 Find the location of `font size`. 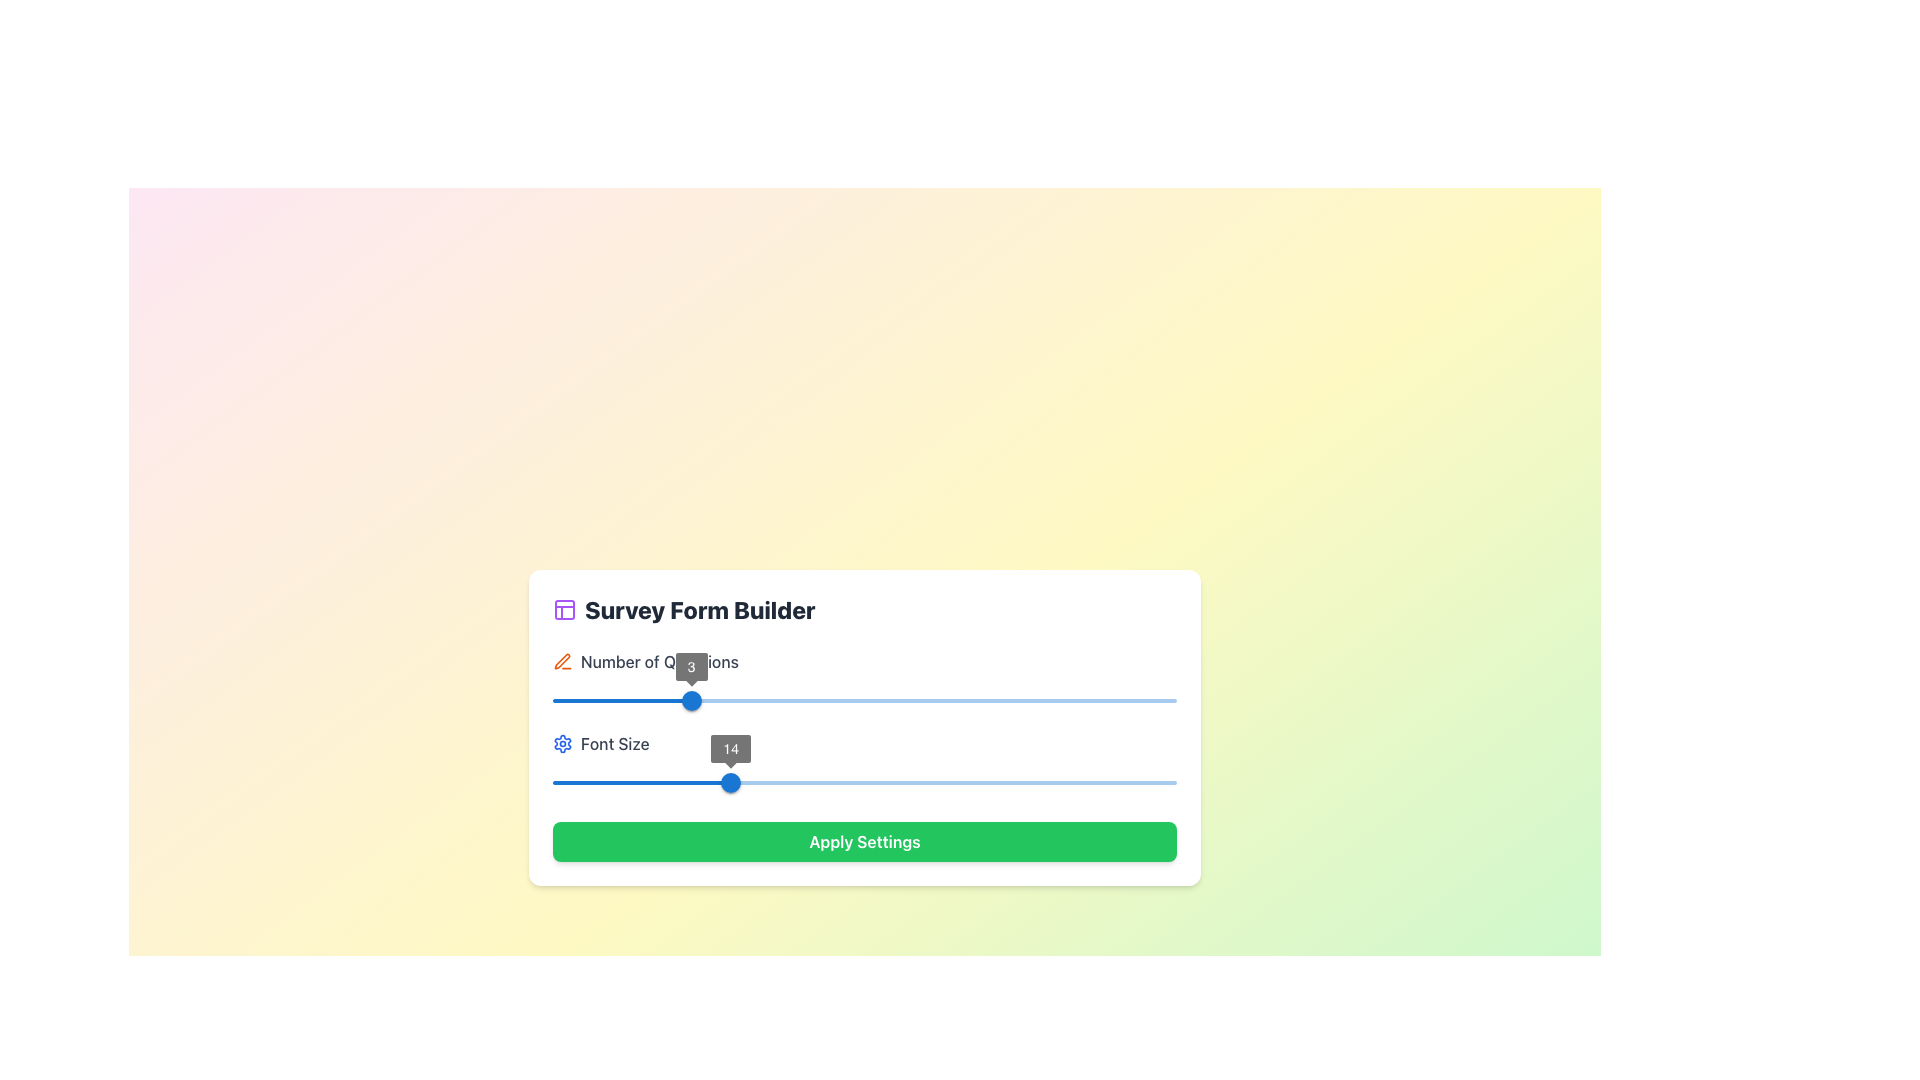

font size is located at coordinates (1051, 782).